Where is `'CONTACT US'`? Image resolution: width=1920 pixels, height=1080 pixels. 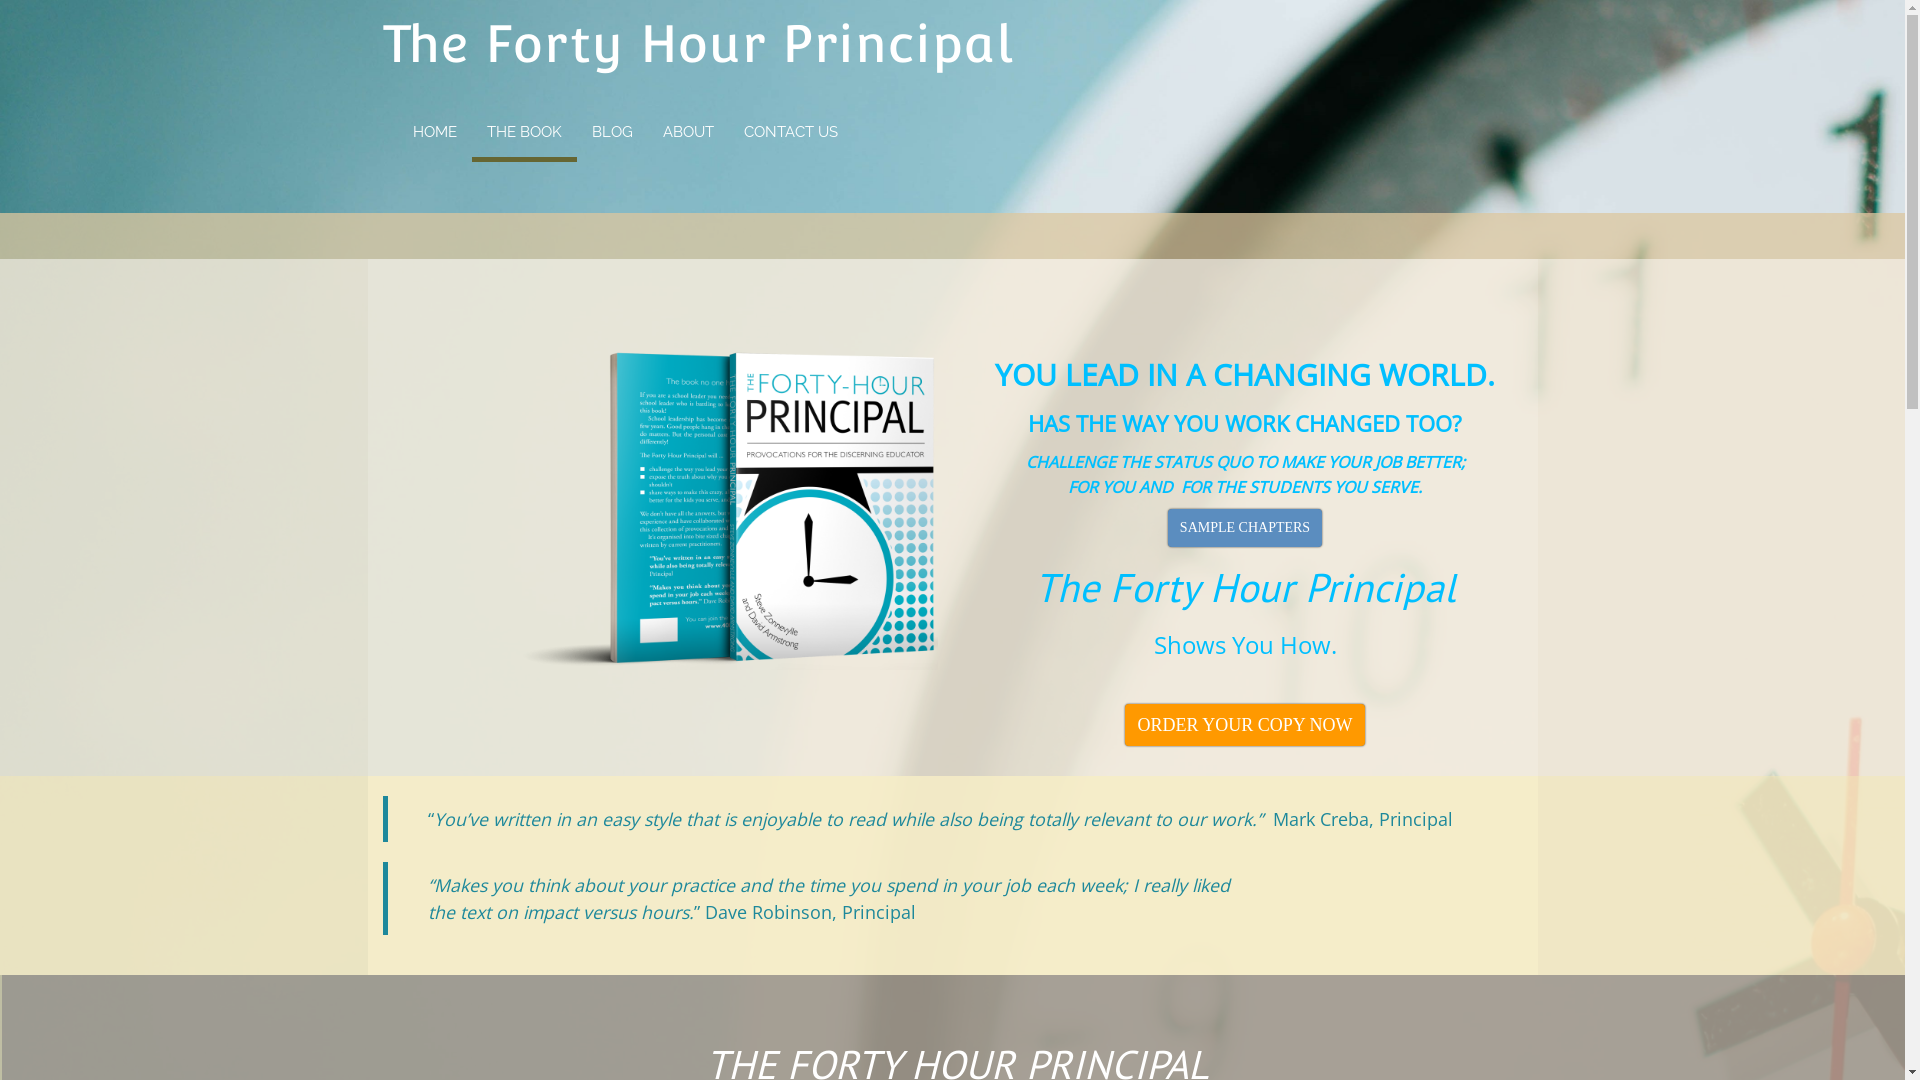 'CONTACT US' is located at coordinates (789, 131).